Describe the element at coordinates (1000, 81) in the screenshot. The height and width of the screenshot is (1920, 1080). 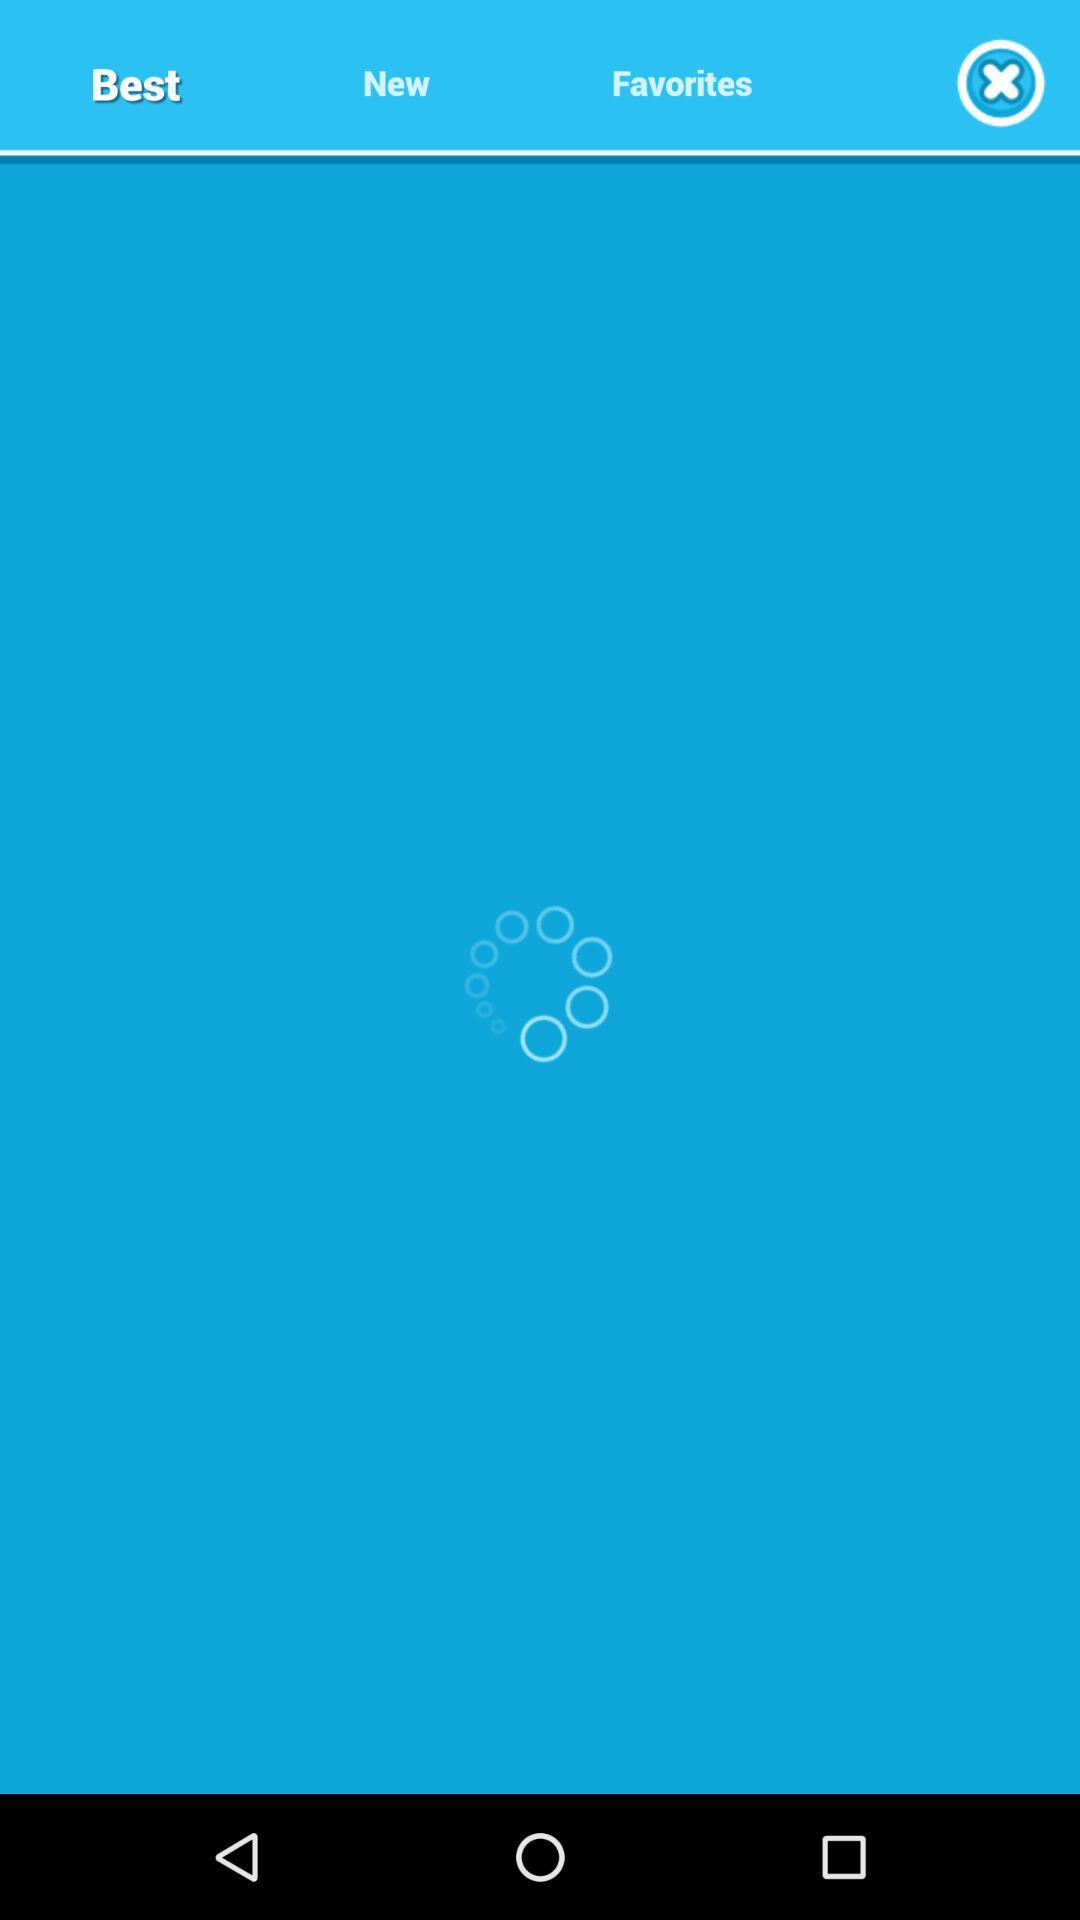
I see `exit window` at that location.